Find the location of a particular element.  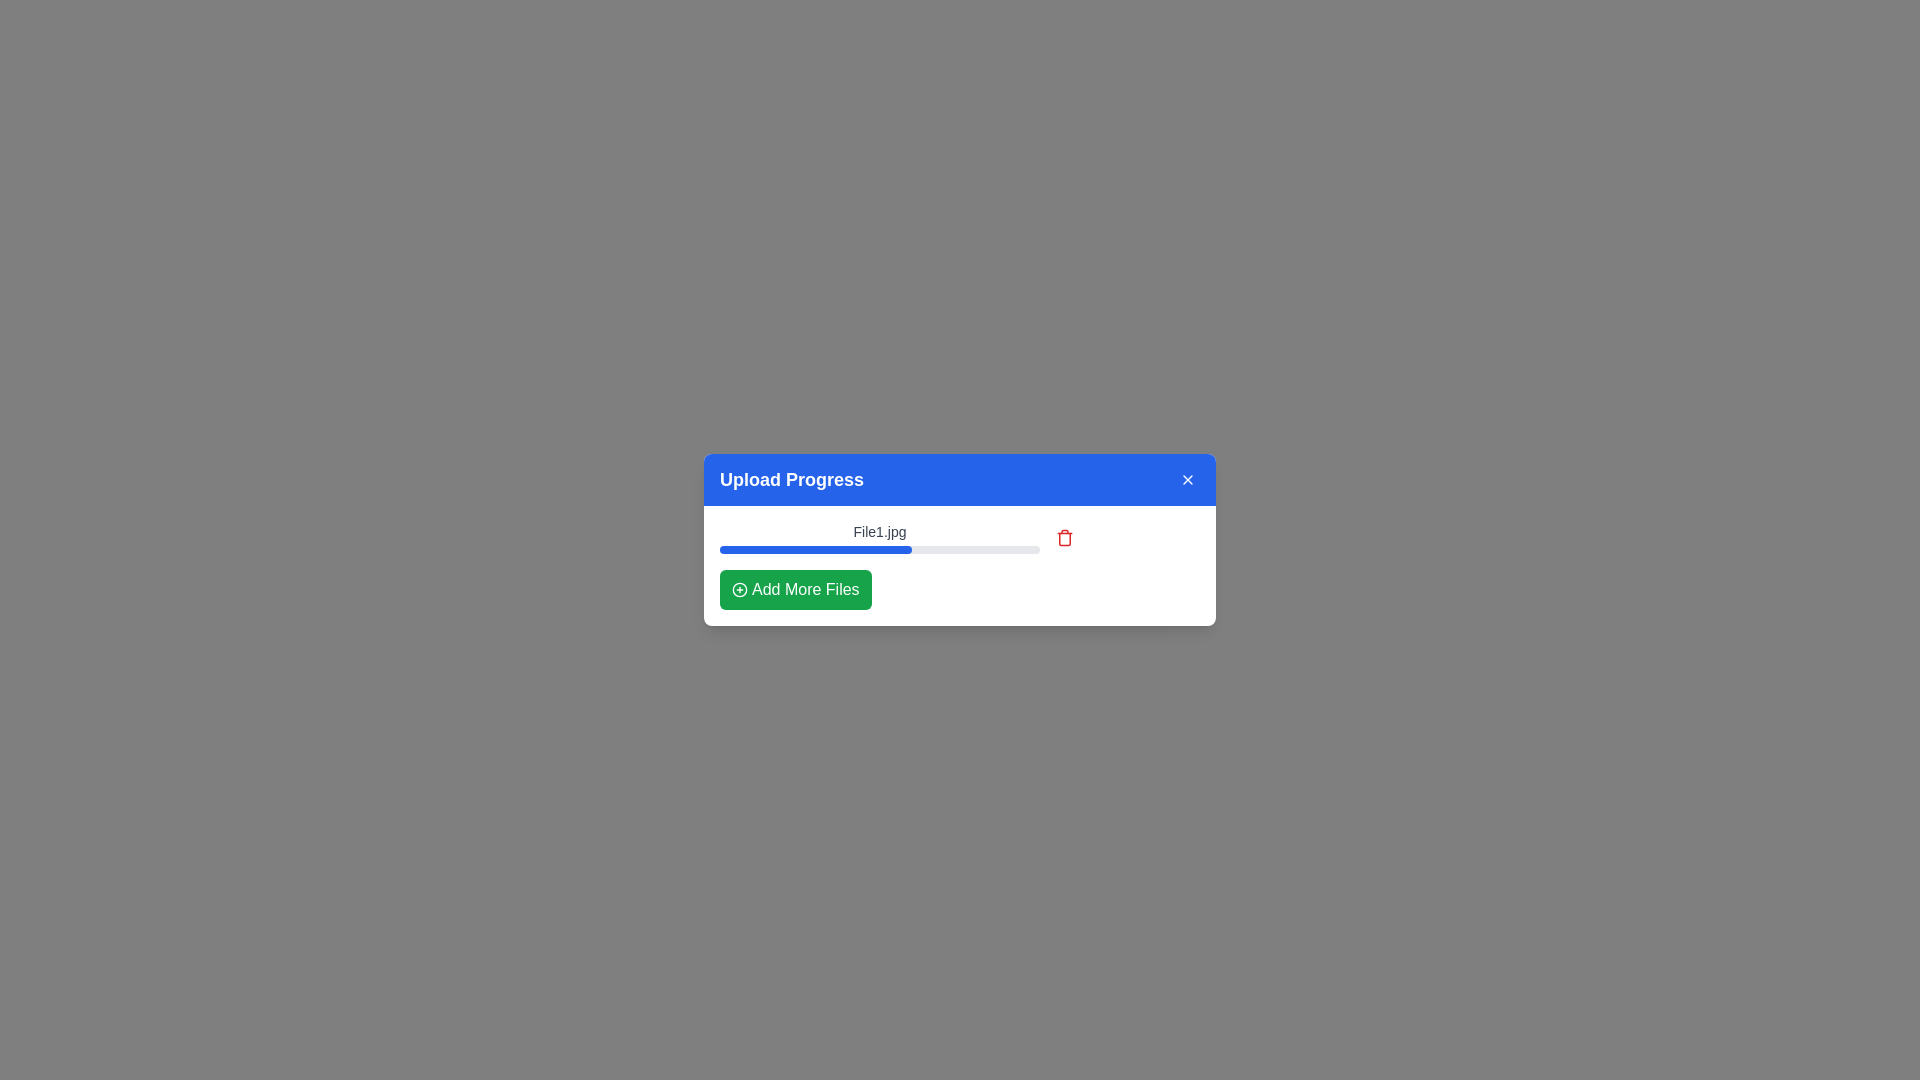

the 'X' button at the top-right corner of the 'Upload Progress' modal dialog is located at coordinates (1188, 479).